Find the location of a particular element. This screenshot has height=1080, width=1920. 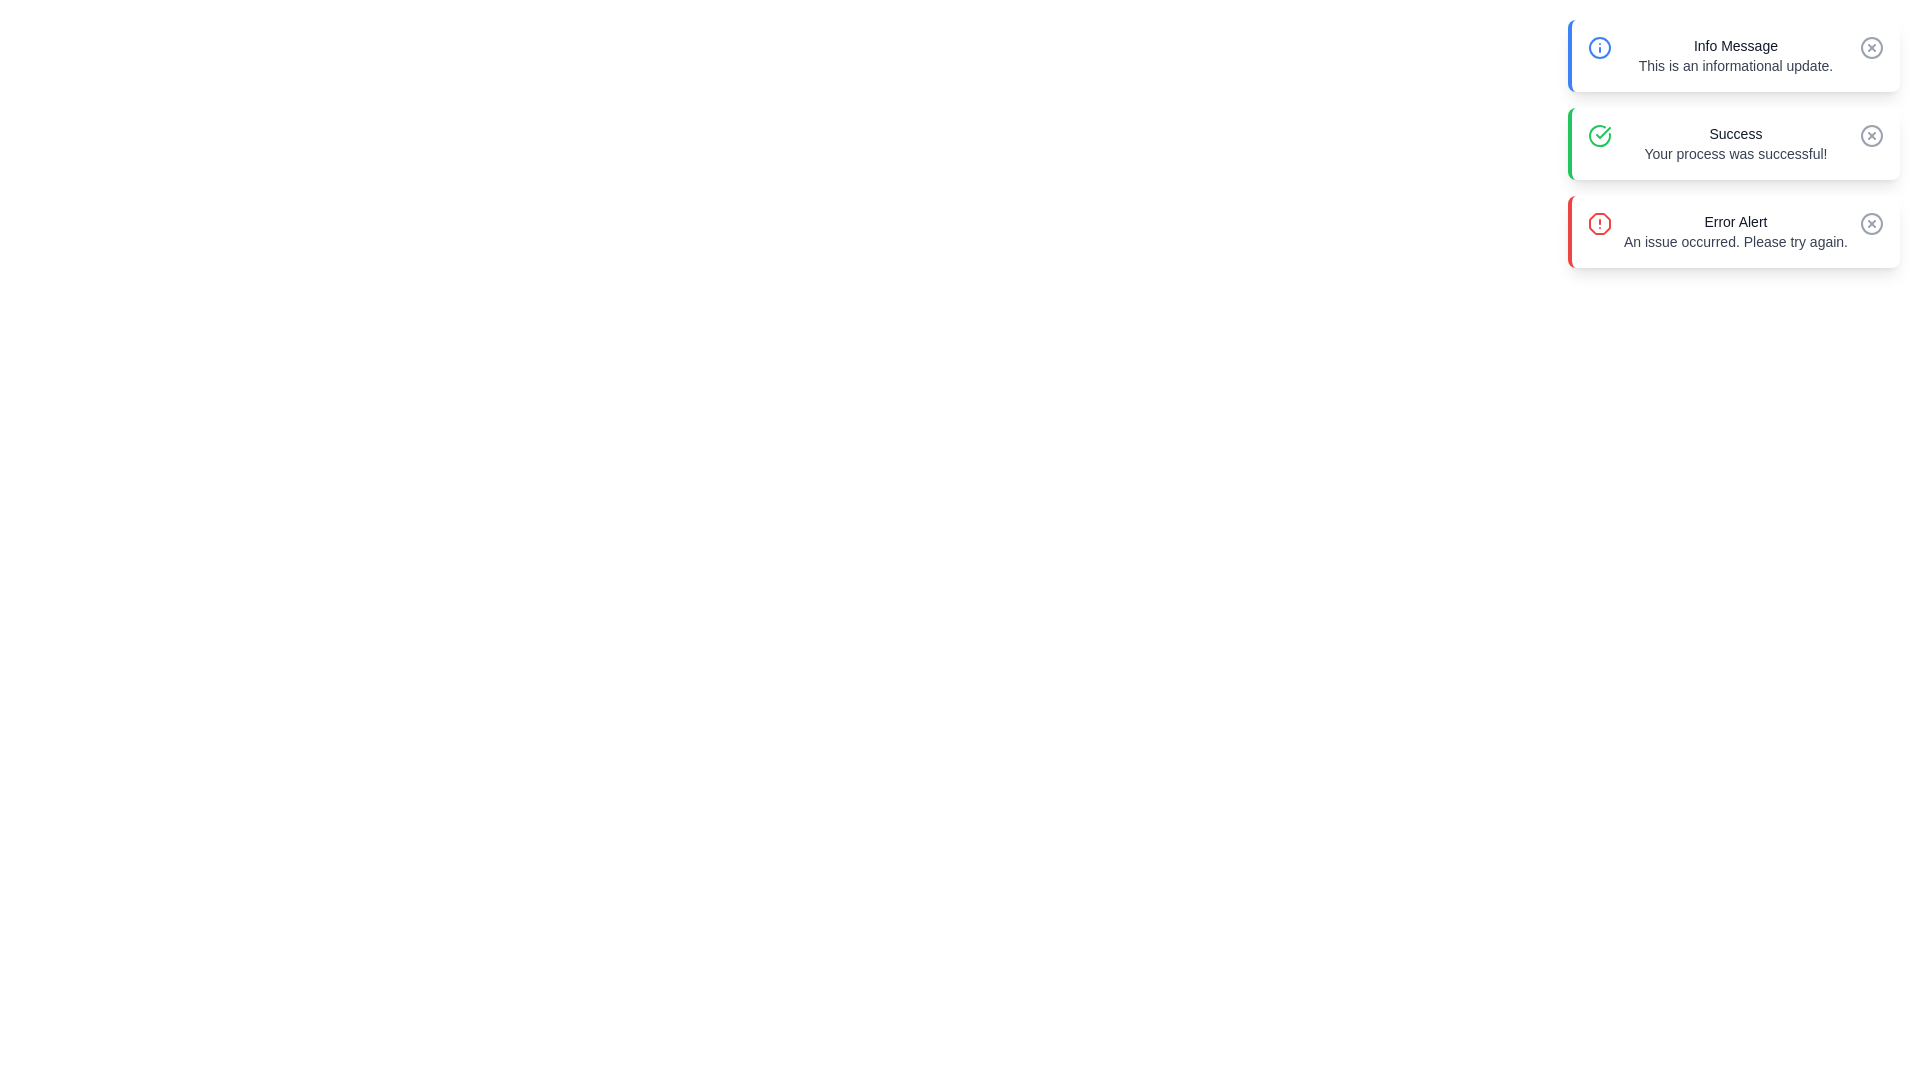

the static text displaying 'An issue occurred. Please try again.' which is styled with small-sized gray text and is positioned below 'Error Alert' within a notification card is located at coordinates (1734, 241).